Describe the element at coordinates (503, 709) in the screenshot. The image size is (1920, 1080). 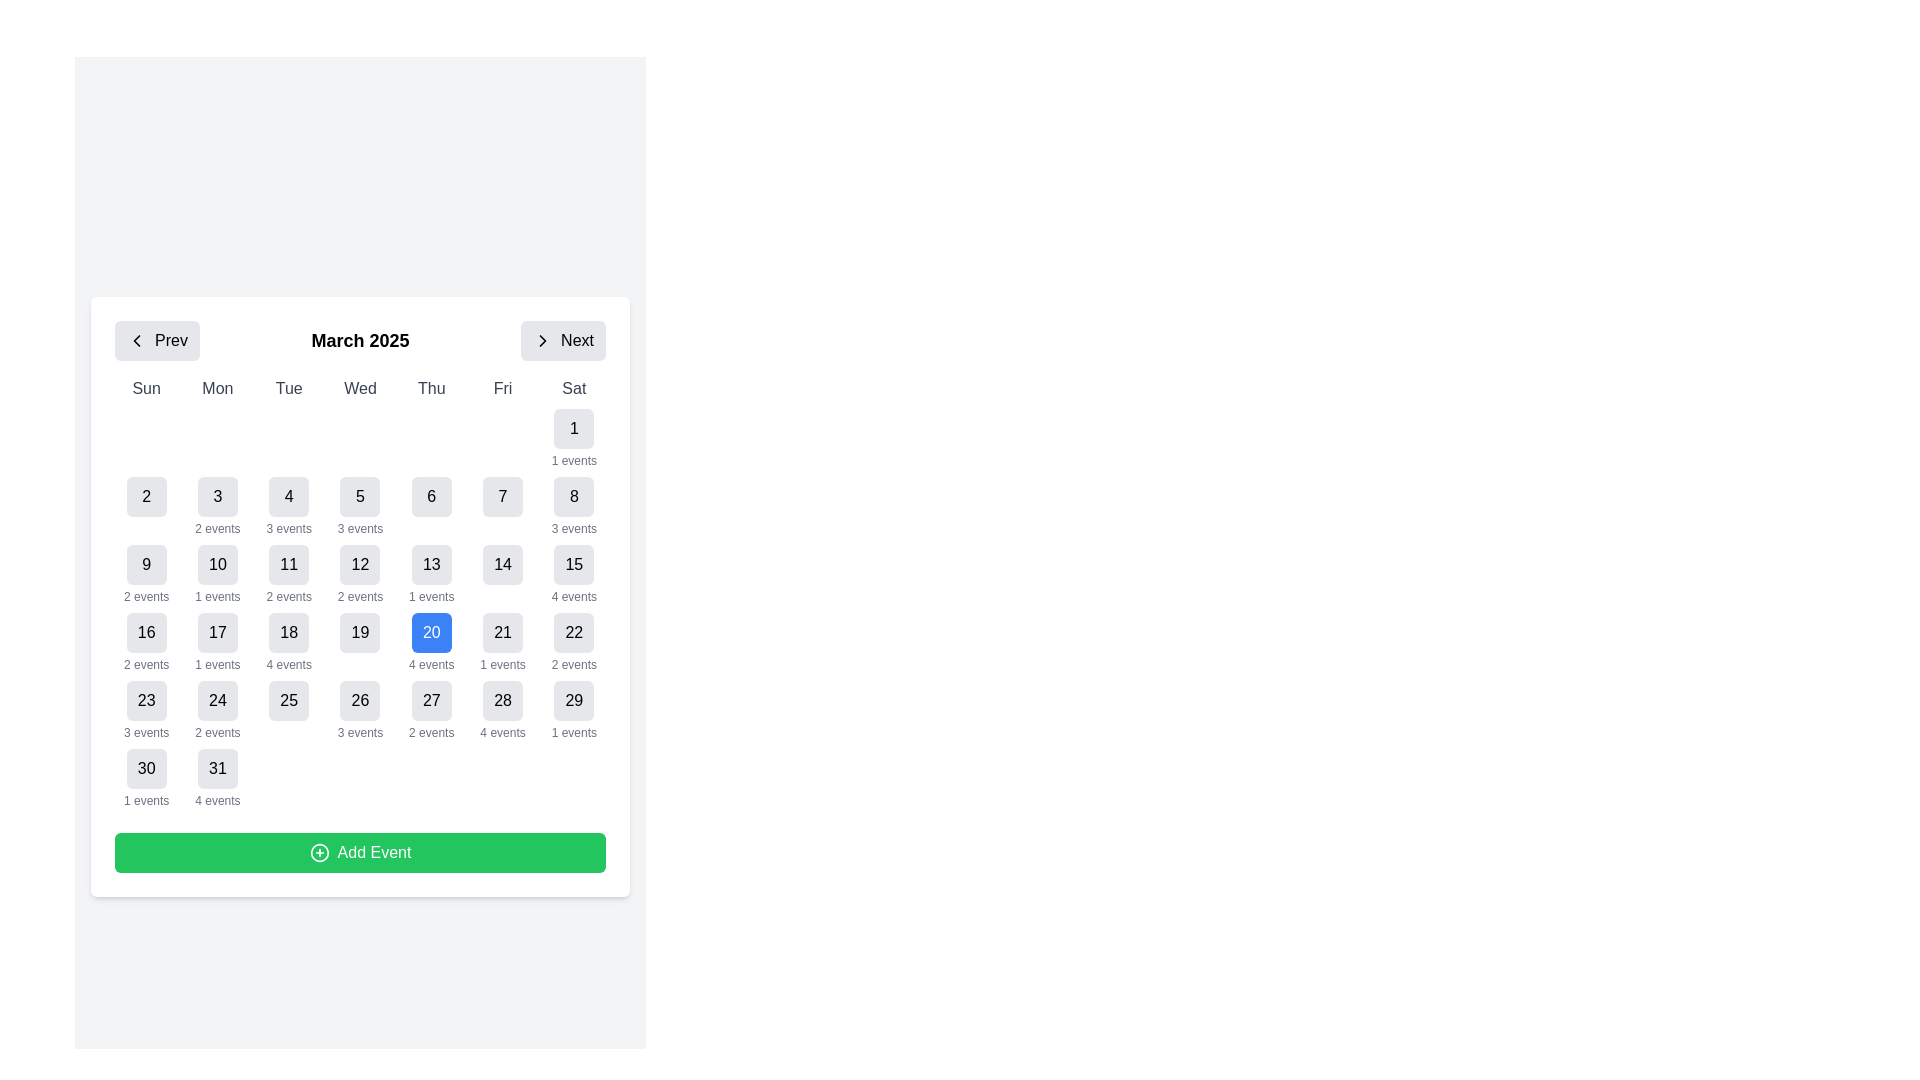
I see `the Calendar cell representing the 28th day of March 2025` at that location.